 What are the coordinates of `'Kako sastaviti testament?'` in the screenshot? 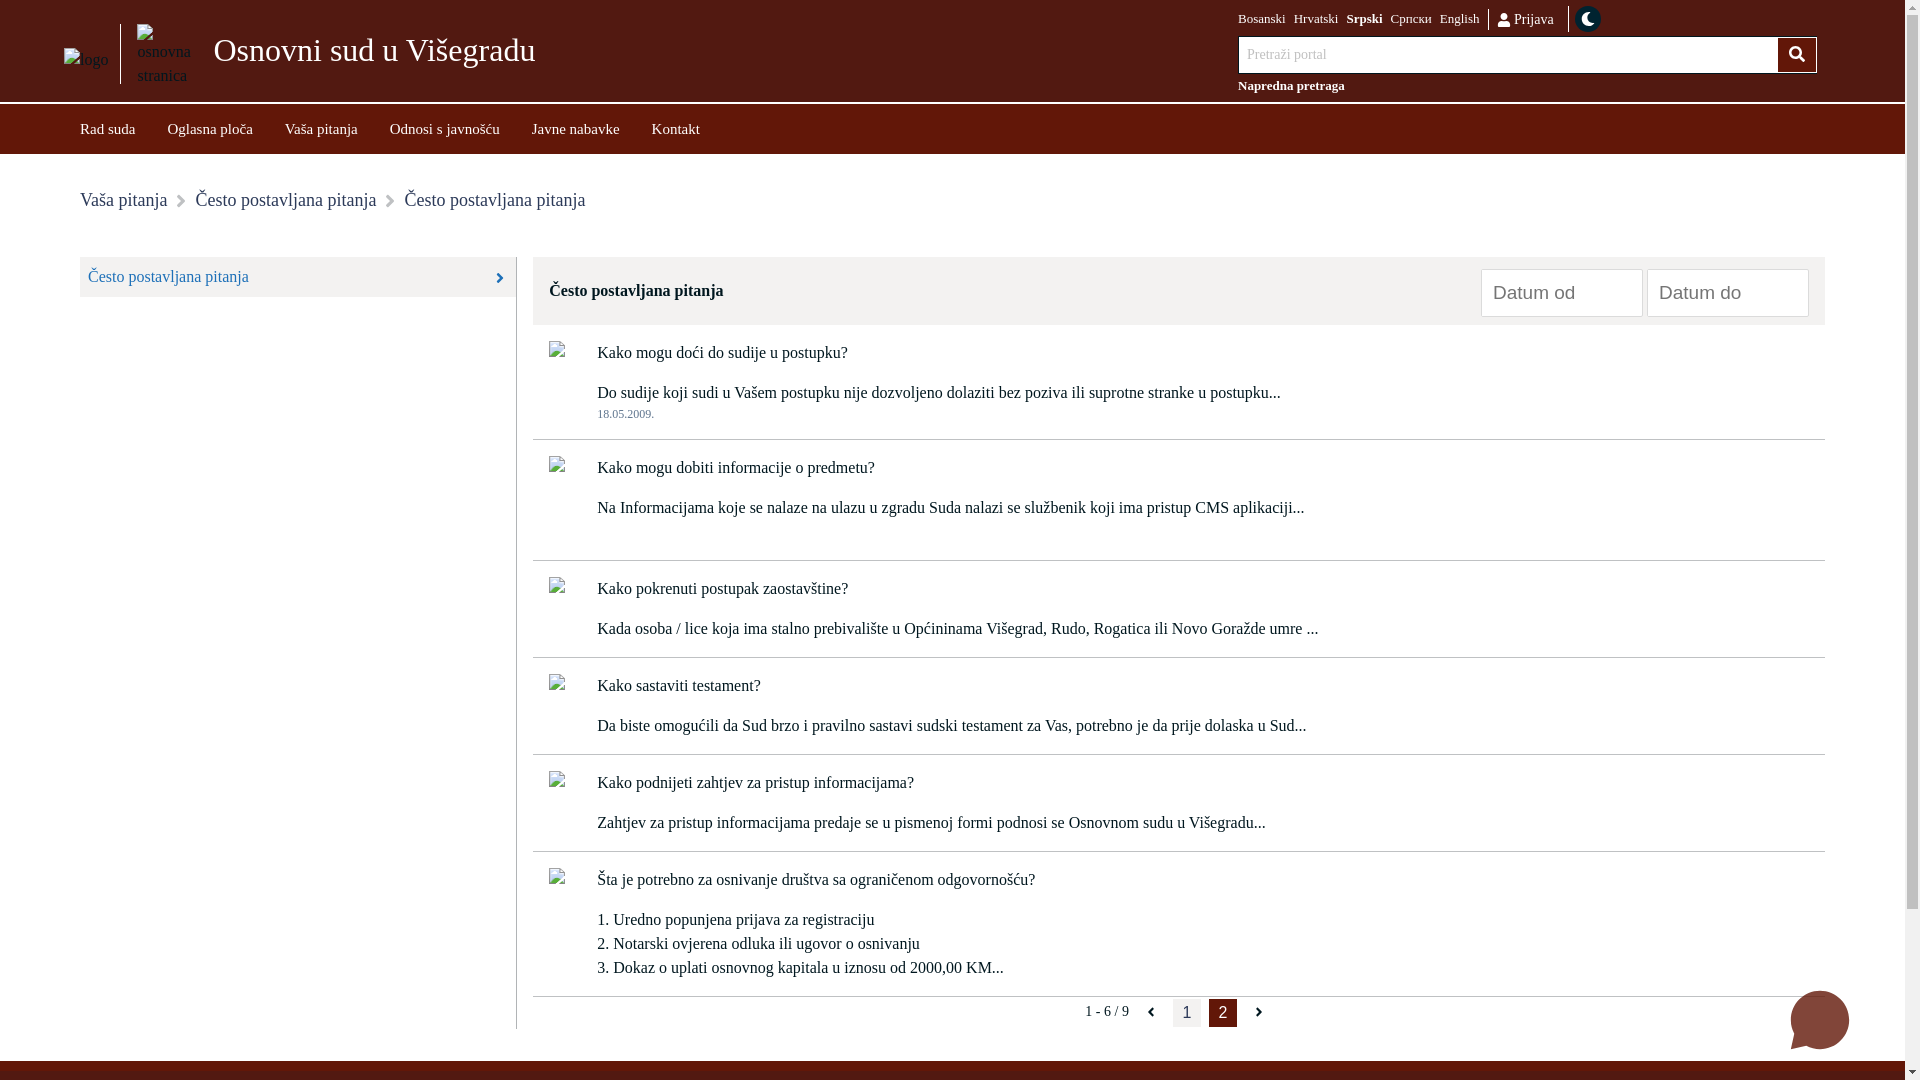 It's located at (678, 685).